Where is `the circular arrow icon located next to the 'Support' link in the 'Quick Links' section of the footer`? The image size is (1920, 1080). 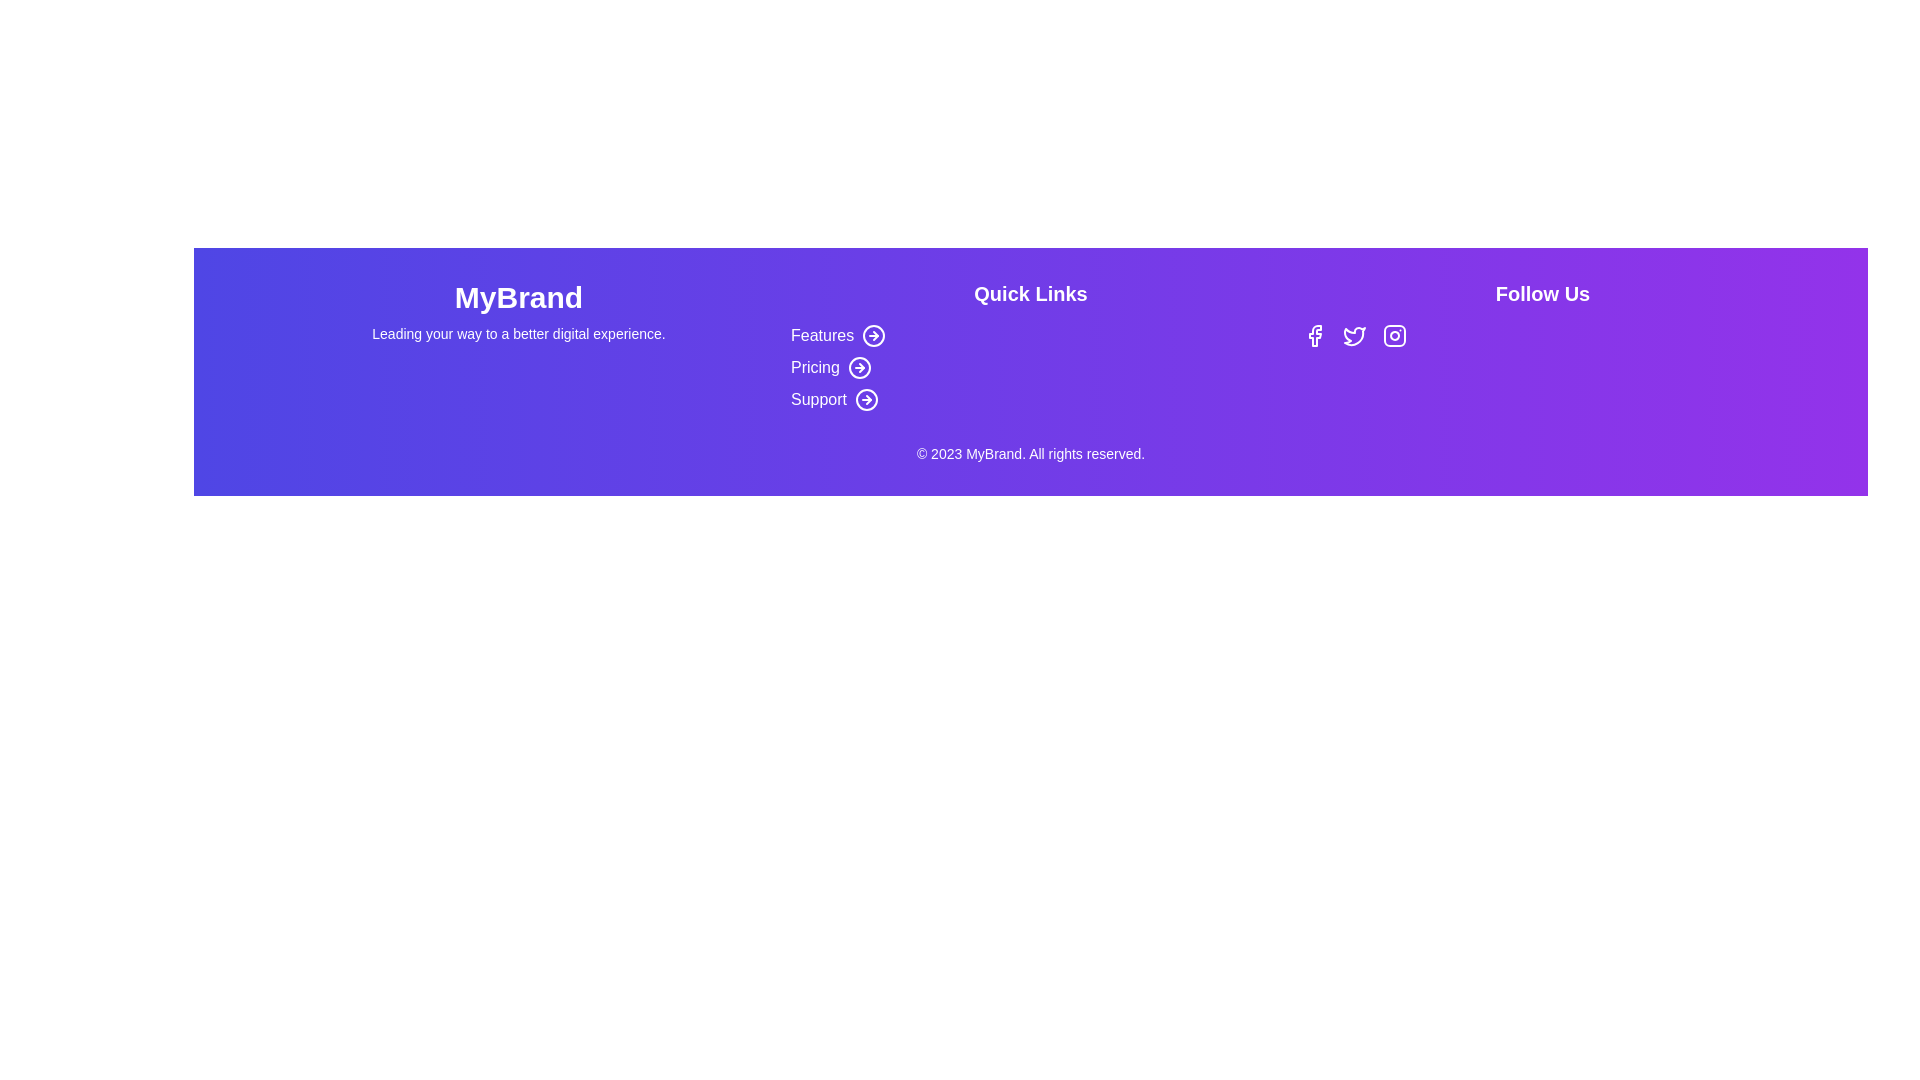 the circular arrow icon located next to the 'Support' link in the 'Quick Links' section of the footer is located at coordinates (867, 400).